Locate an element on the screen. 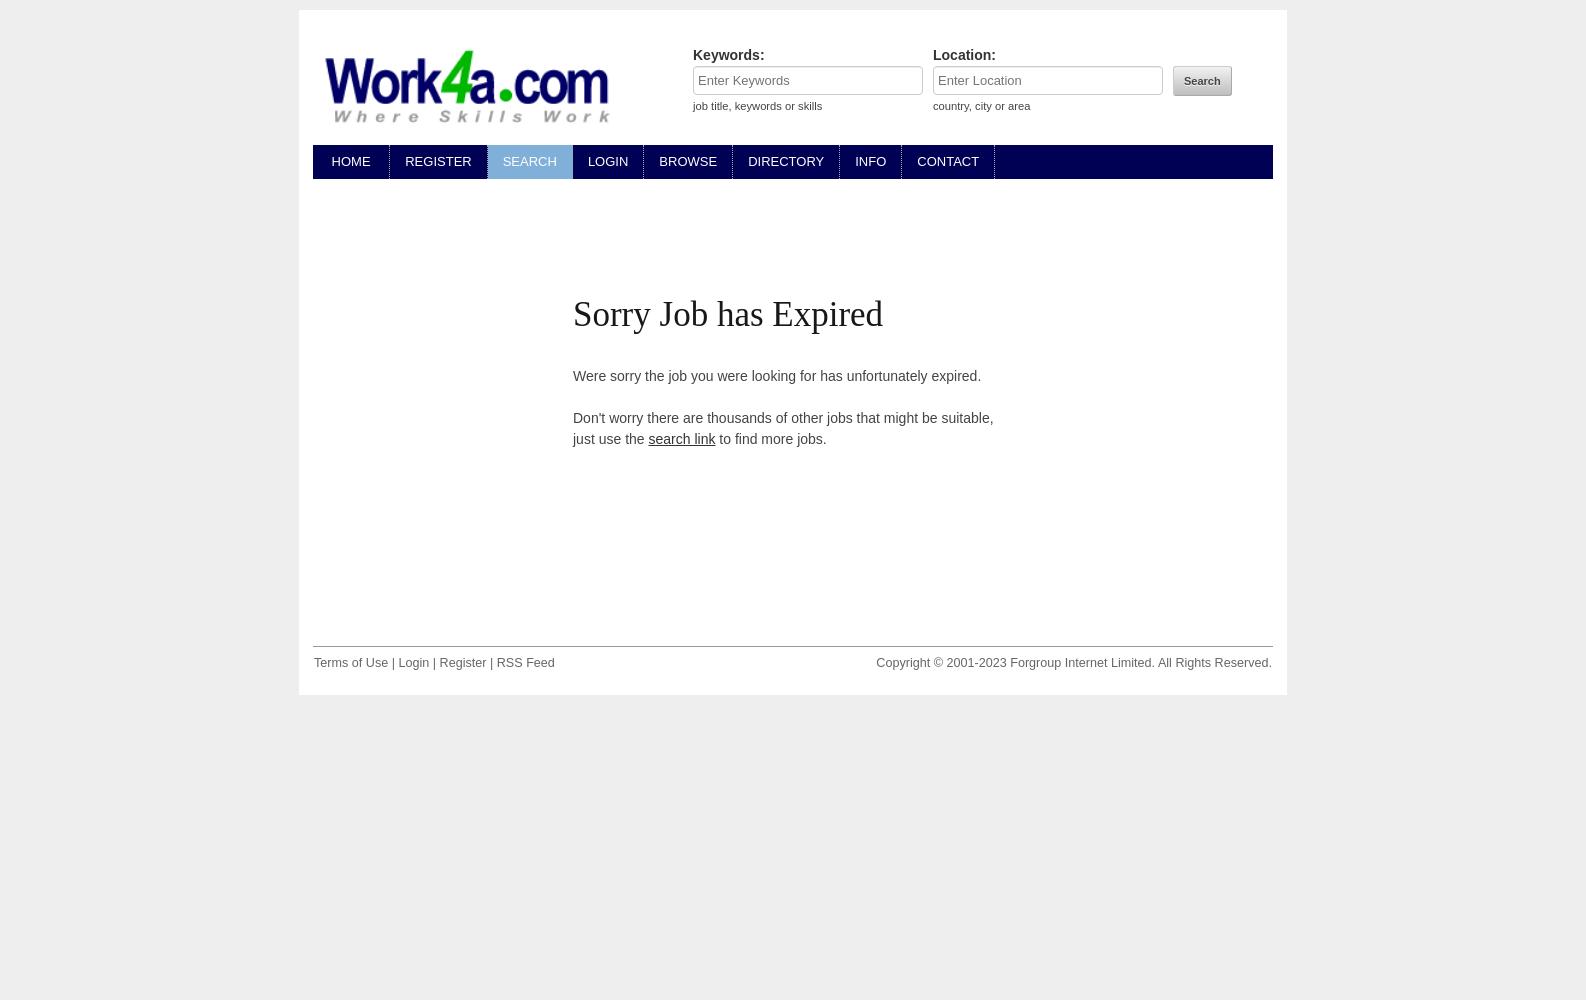 Image resolution: width=1586 pixels, height=1000 pixels. 'Don't worry there are thousands of other jobs that might be suitable,' is located at coordinates (782, 418).